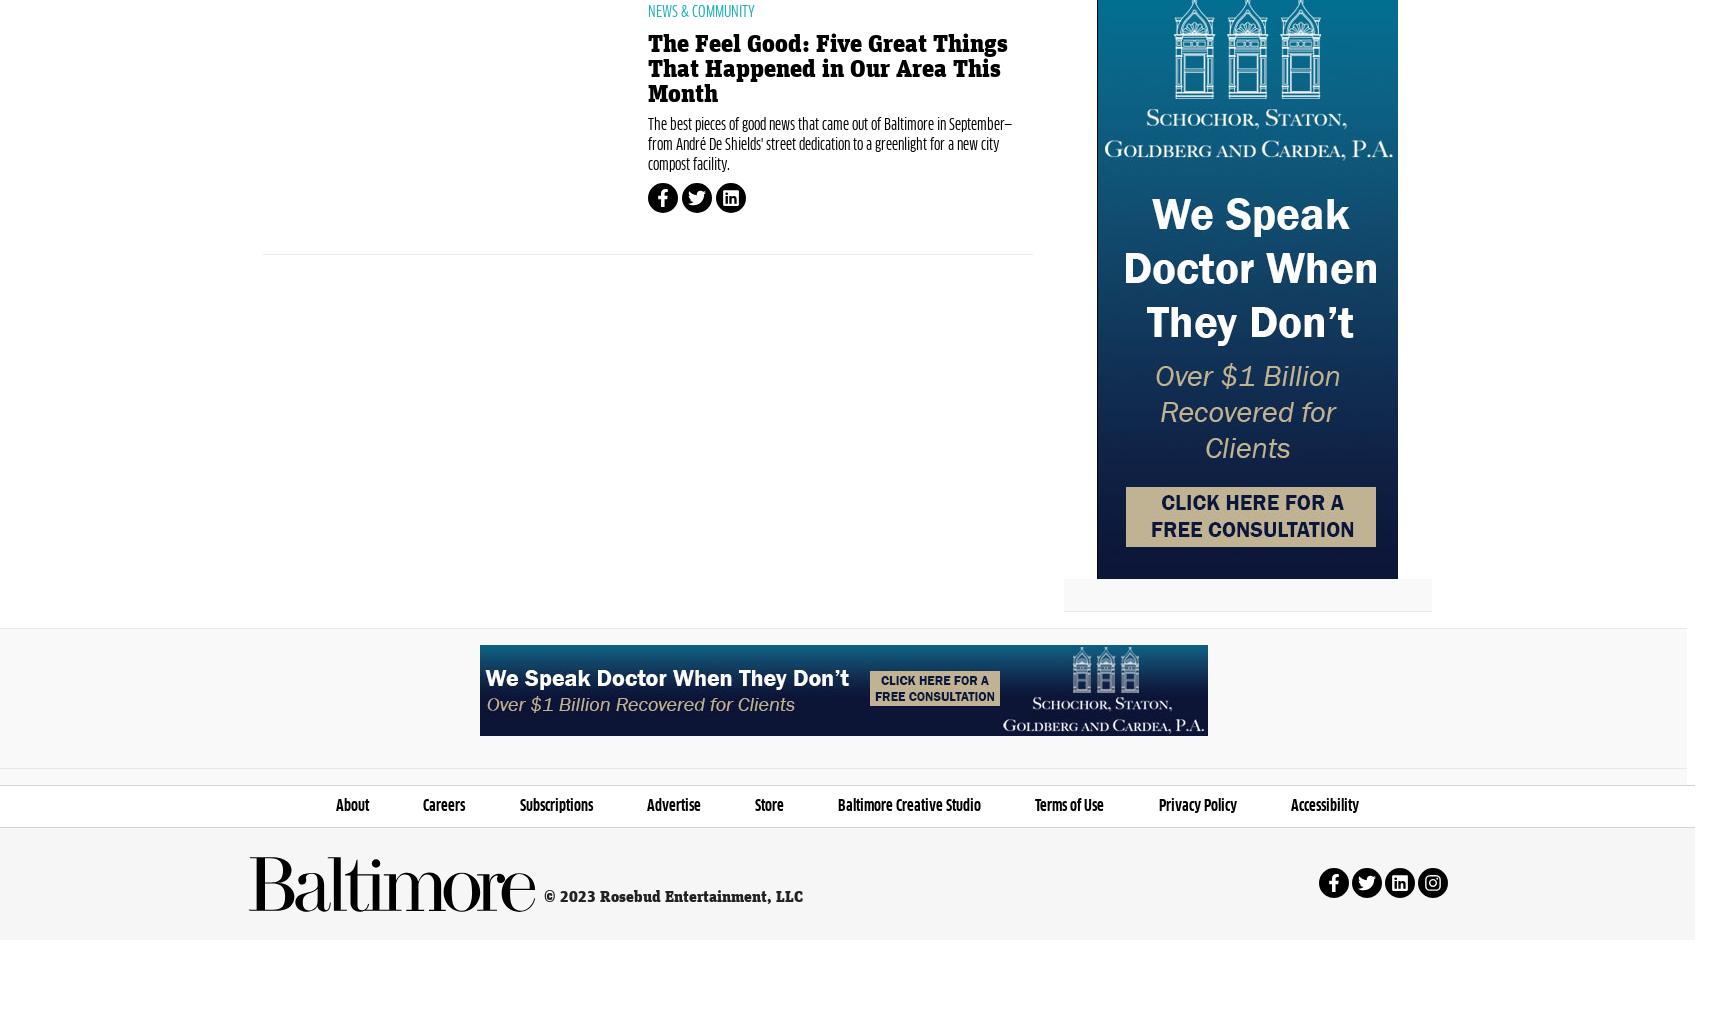 This screenshot has height=1031, width=1710. What do you see at coordinates (351, 899) in the screenshot?
I see `'About'` at bounding box center [351, 899].